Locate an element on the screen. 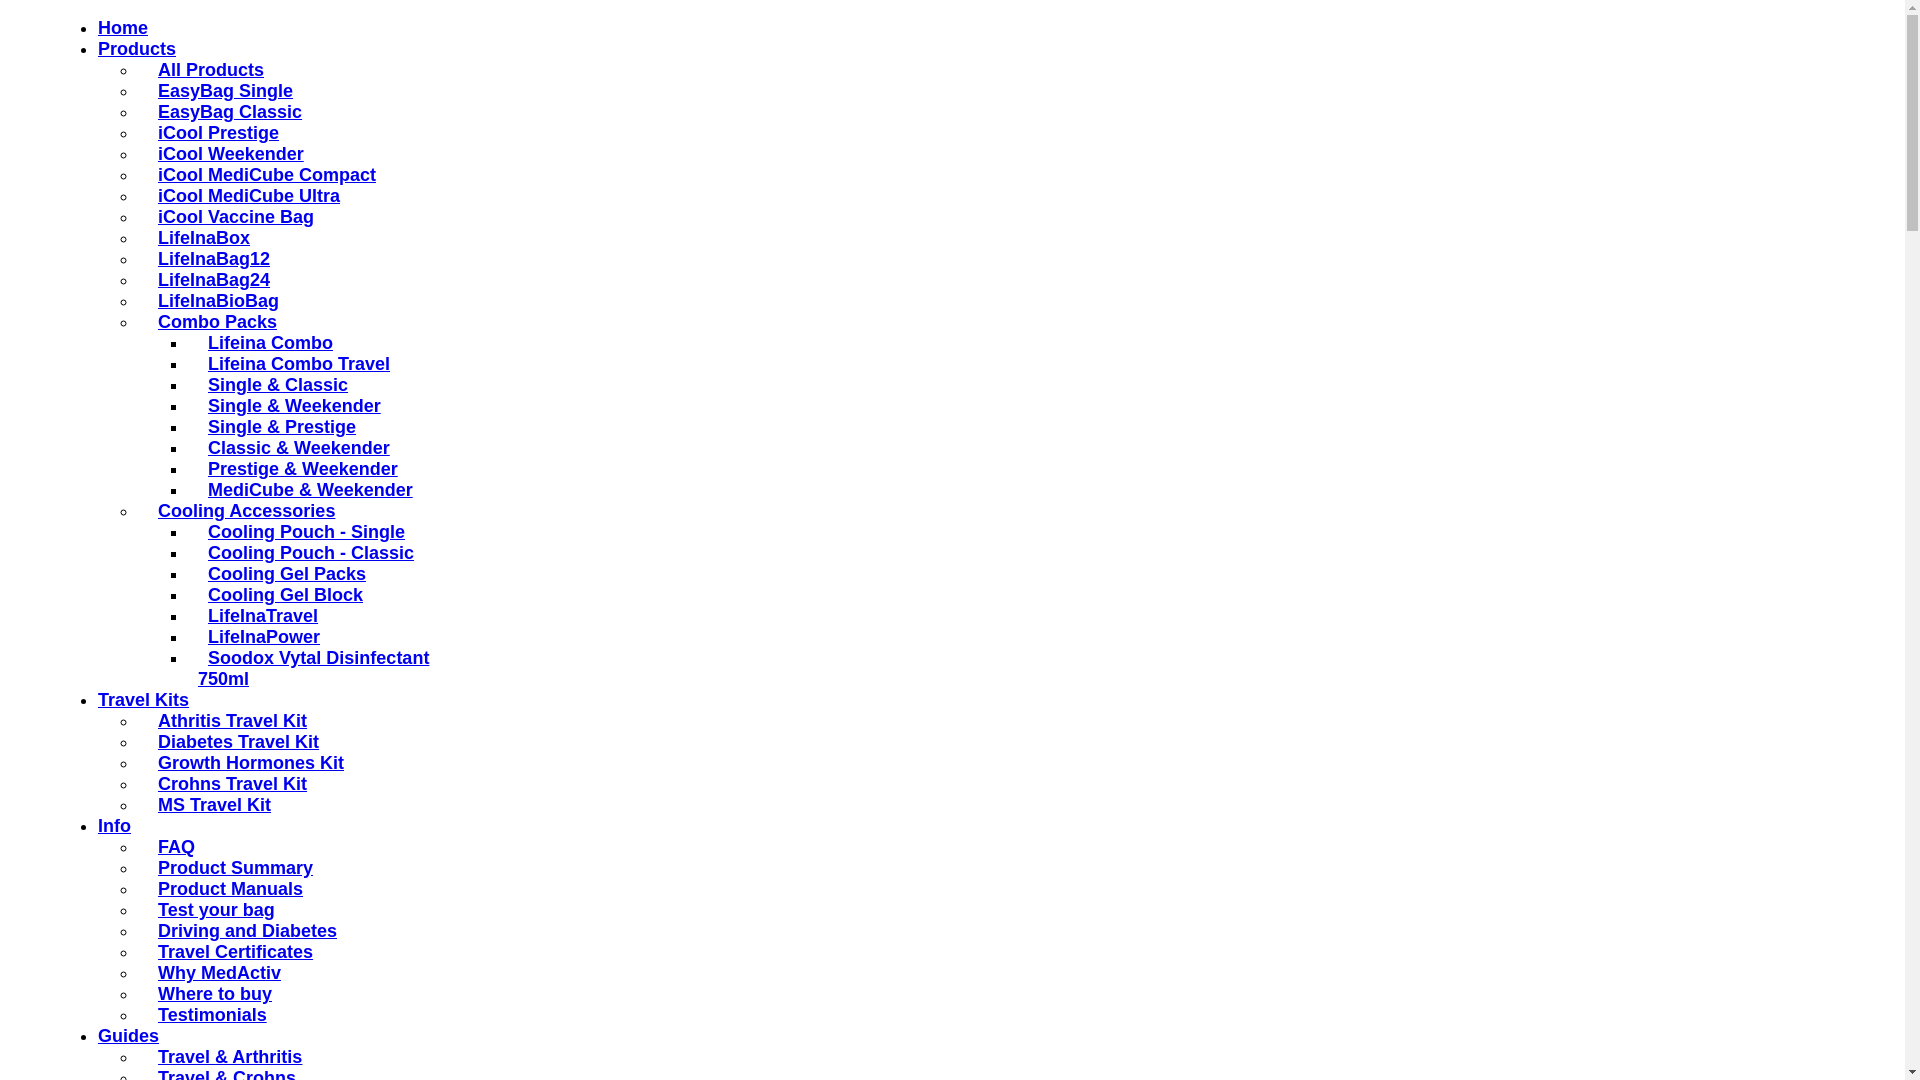  'LifeInaBag24' is located at coordinates (209, 280).